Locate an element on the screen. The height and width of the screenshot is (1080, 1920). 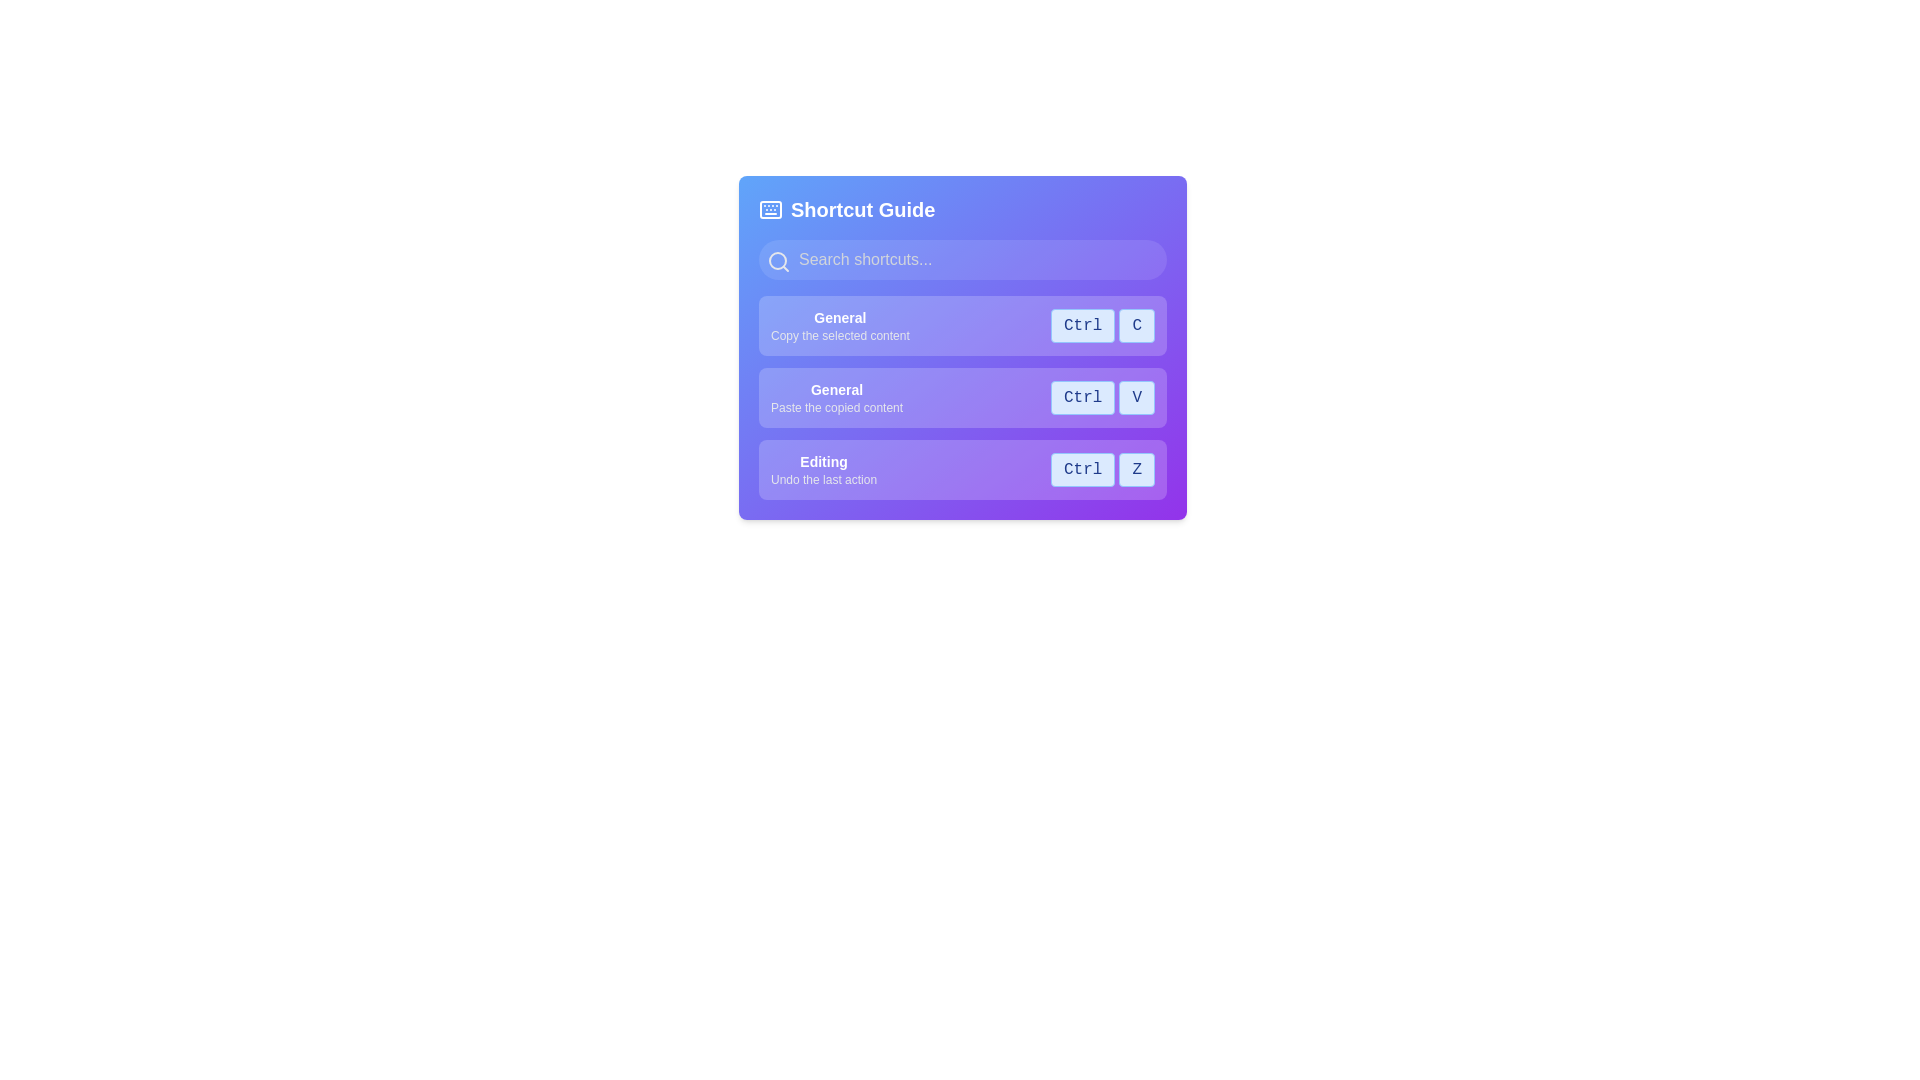
the text label that says 'Paste the copied content', which is located below the 'General' text in the shortcut descriptions list is located at coordinates (837, 407).